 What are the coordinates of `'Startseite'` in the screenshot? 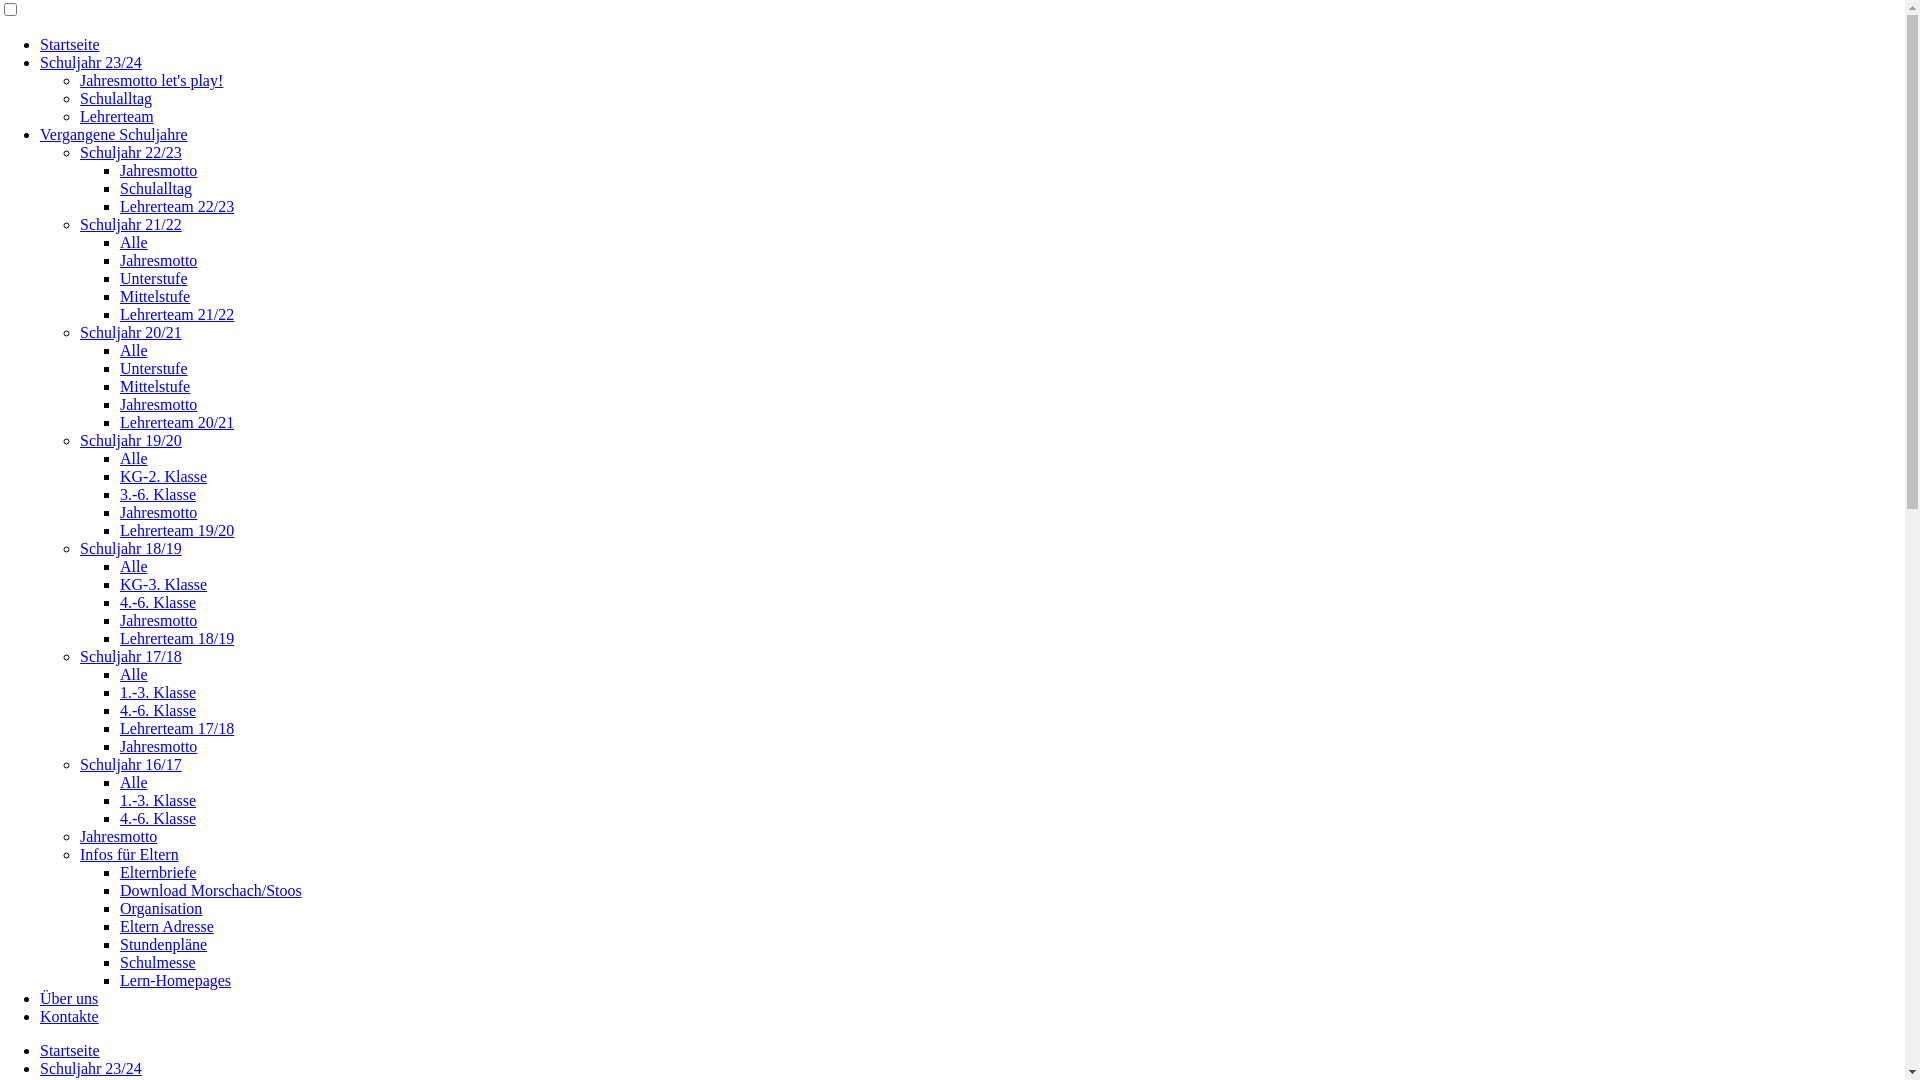 It's located at (70, 44).